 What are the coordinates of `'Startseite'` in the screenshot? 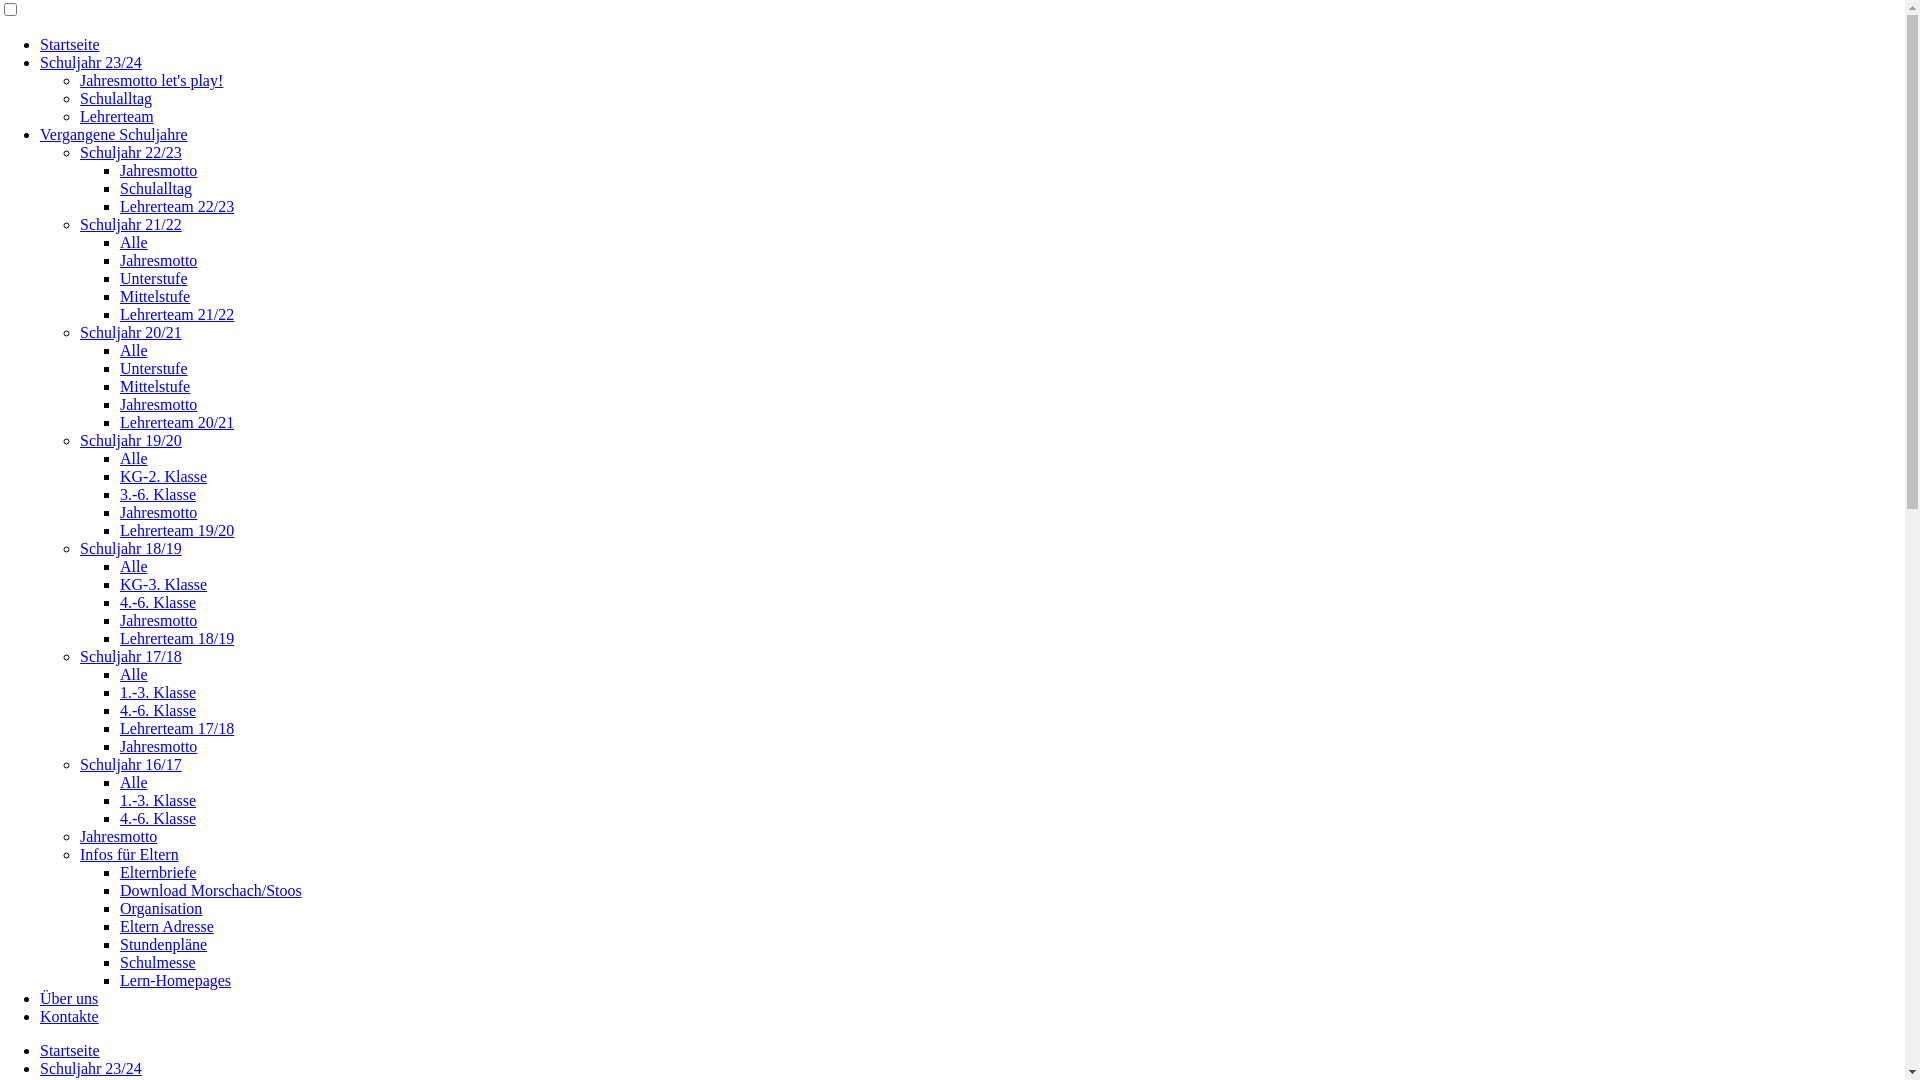 It's located at (70, 44).